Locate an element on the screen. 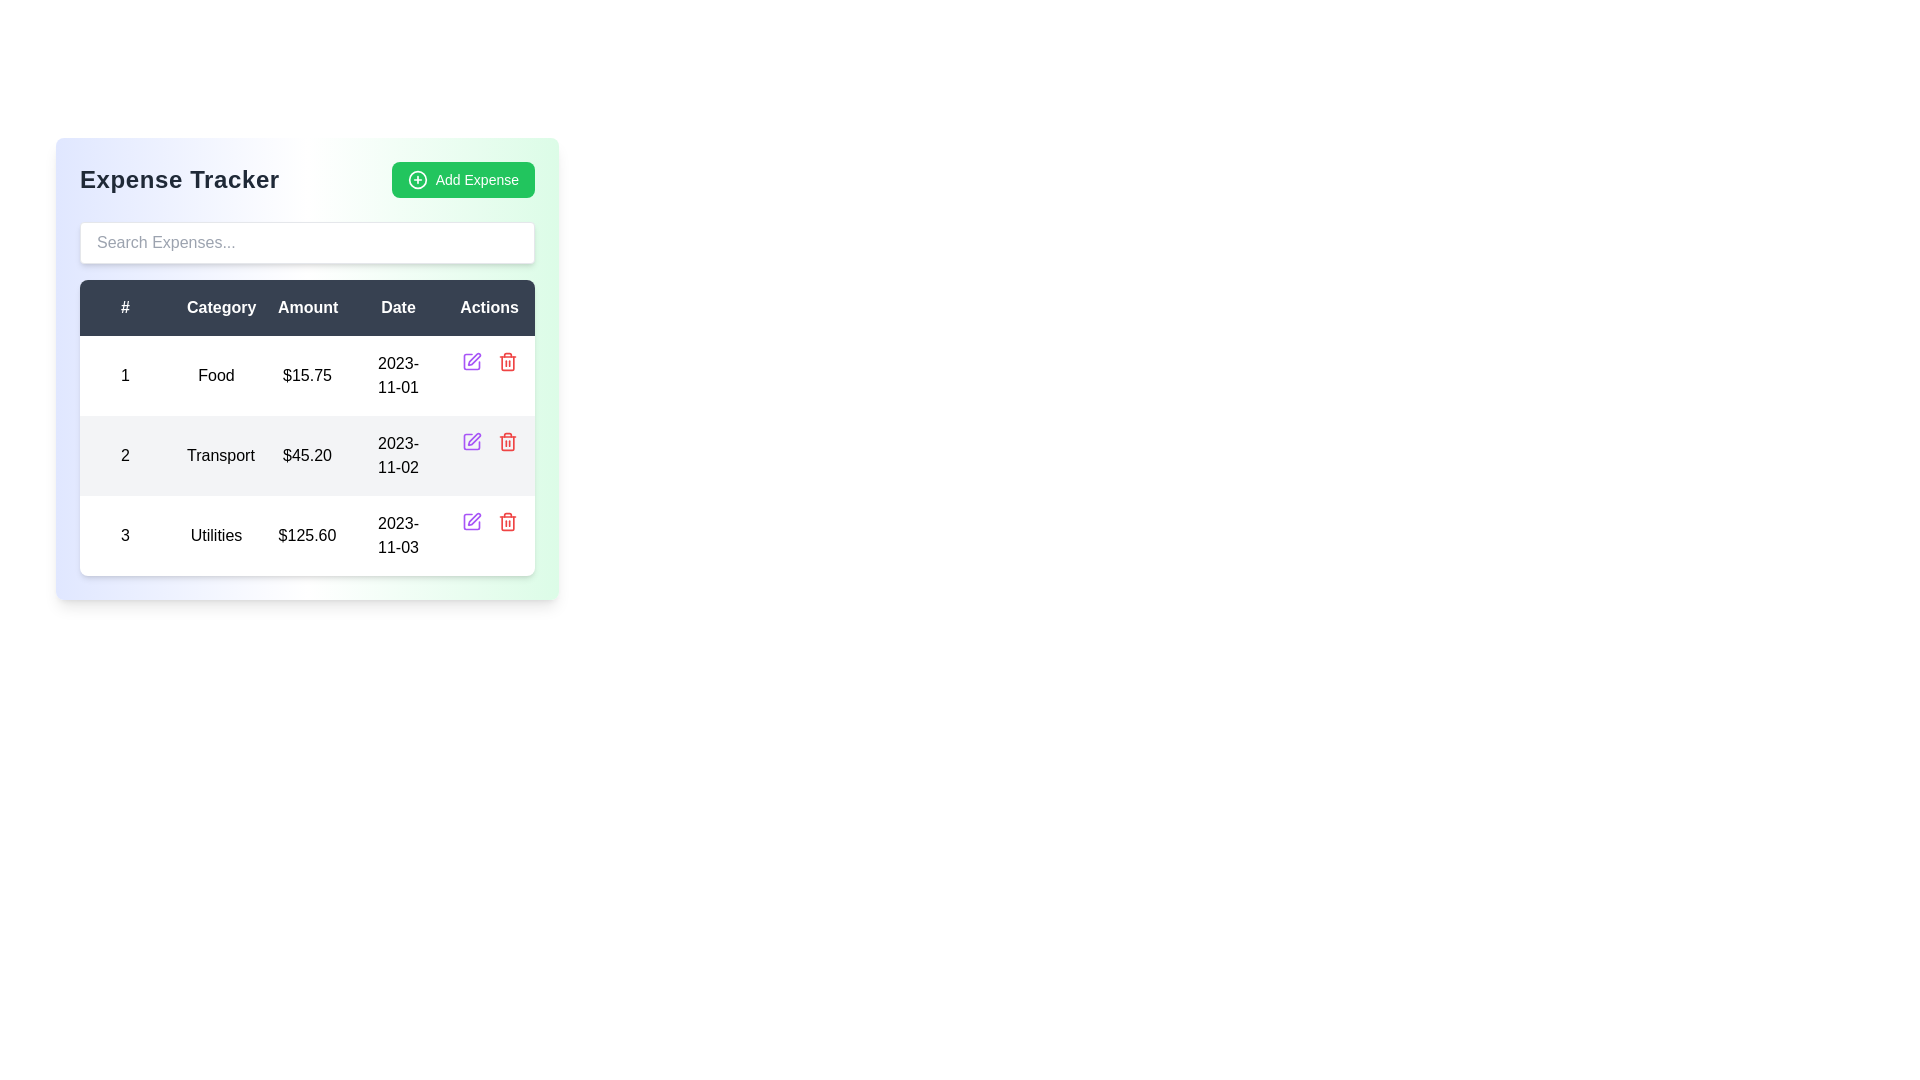 This screenshot has width=1920, height=1080. the static text element in the first column of the second row of the table that serves as an index or serial number, positioned to the left of the 'Transport' text is located at coordinates (124, 455).